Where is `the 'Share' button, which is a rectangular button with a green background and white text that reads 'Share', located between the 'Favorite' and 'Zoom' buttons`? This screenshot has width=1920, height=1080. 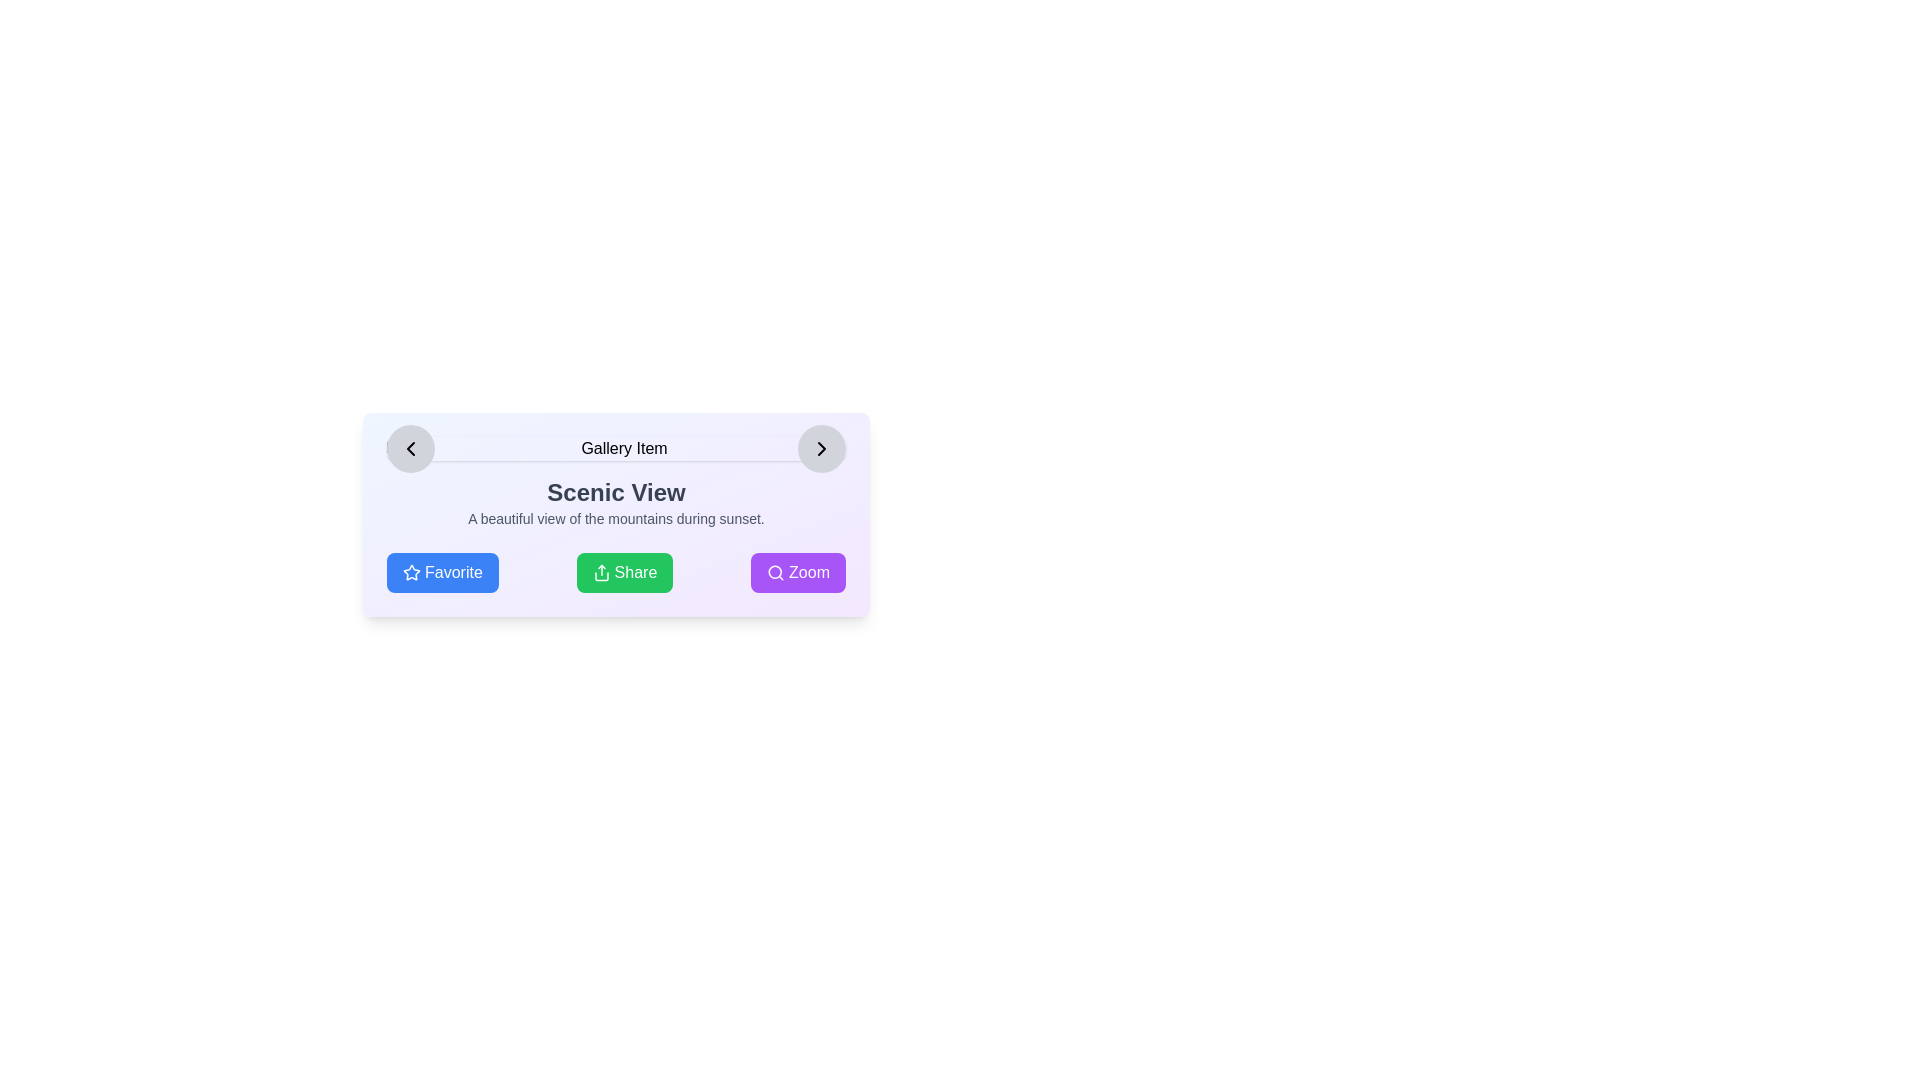 the 'Share' button, which is a rectangular button with a green background and white text that reads 'Share', located between the 'Favorite' and 'Zoom' buttons is located at coordinates (623, 573).